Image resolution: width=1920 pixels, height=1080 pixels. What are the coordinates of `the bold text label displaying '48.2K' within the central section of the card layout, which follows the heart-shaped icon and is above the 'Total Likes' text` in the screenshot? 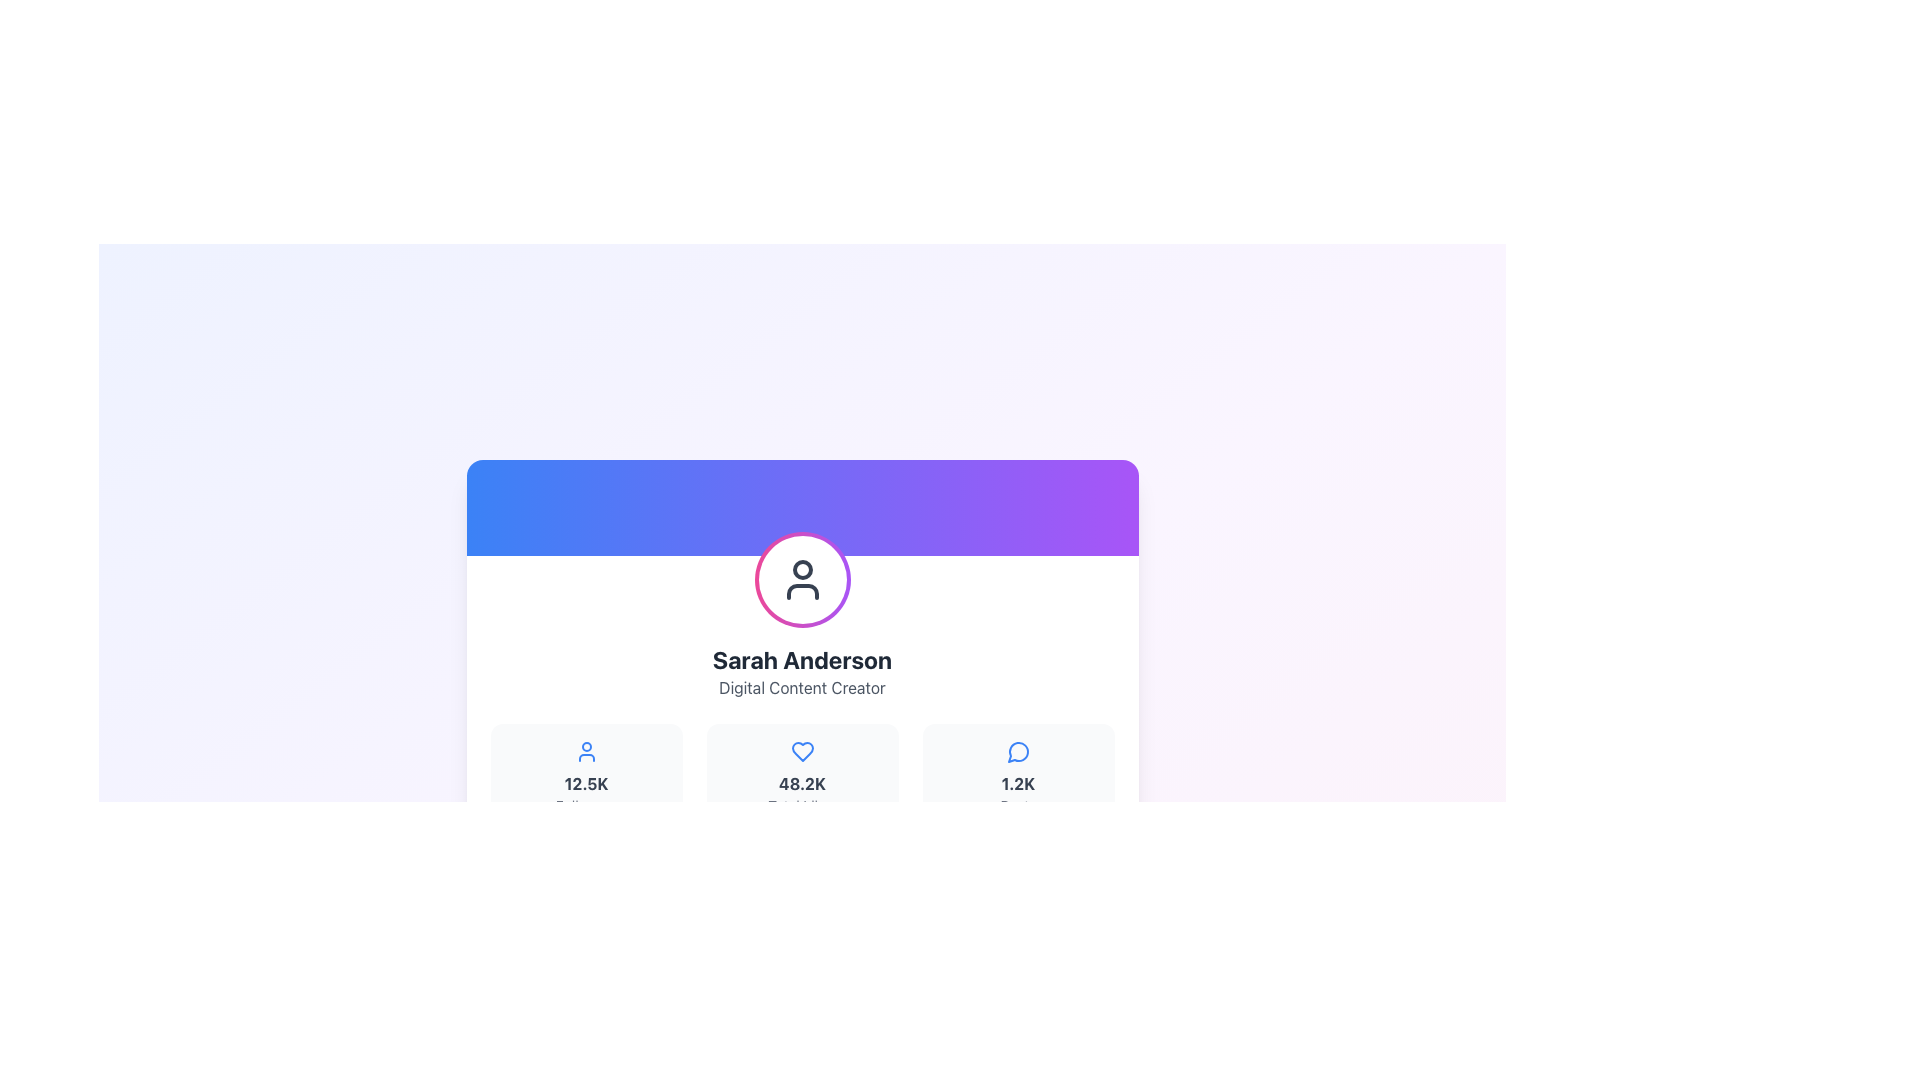 It's located at (802, 782).